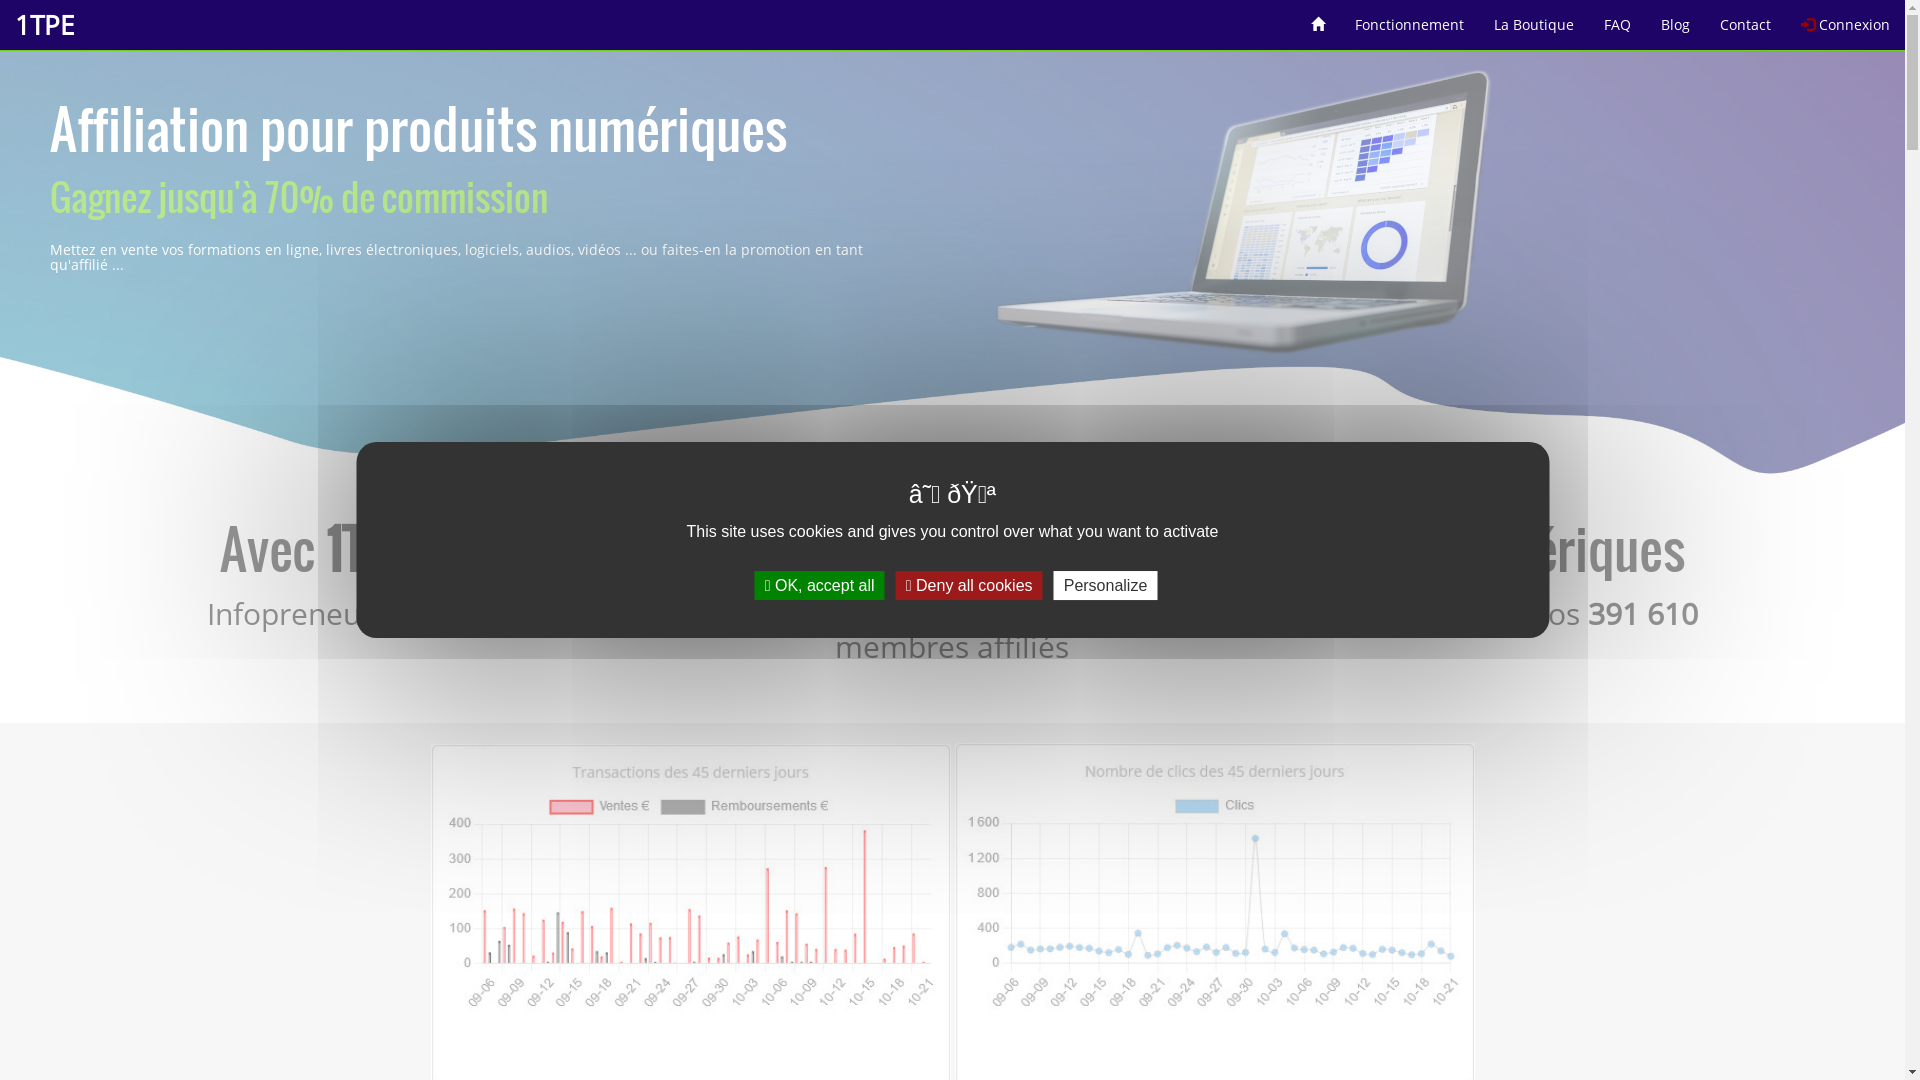  What do you see at coordinates (1408, 17) in the screenshot?
I see `'Fonctionnement'` at bounding box center [1408, 17].